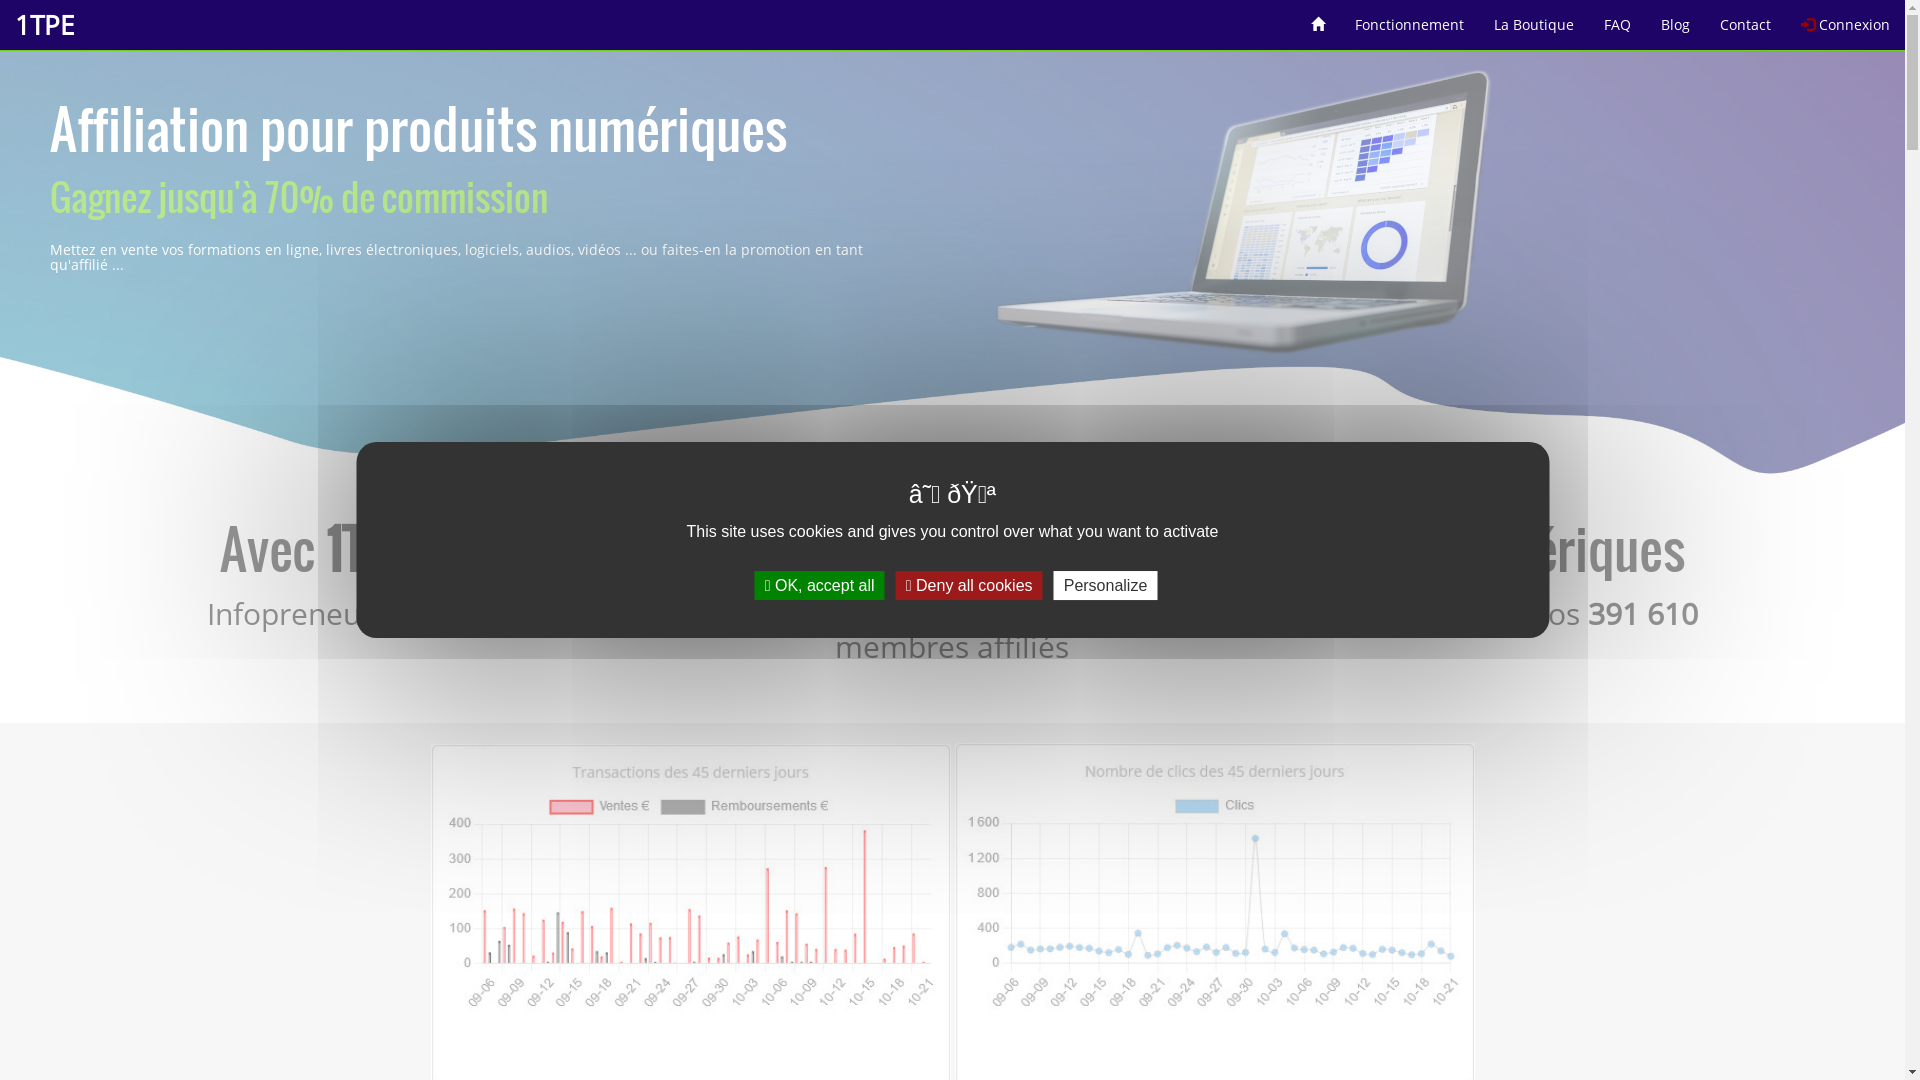  What do you see at coordinates (1408, 17) in the screenshot?
I see `'Fonctionnement'` at bounding box center [1408, 17].